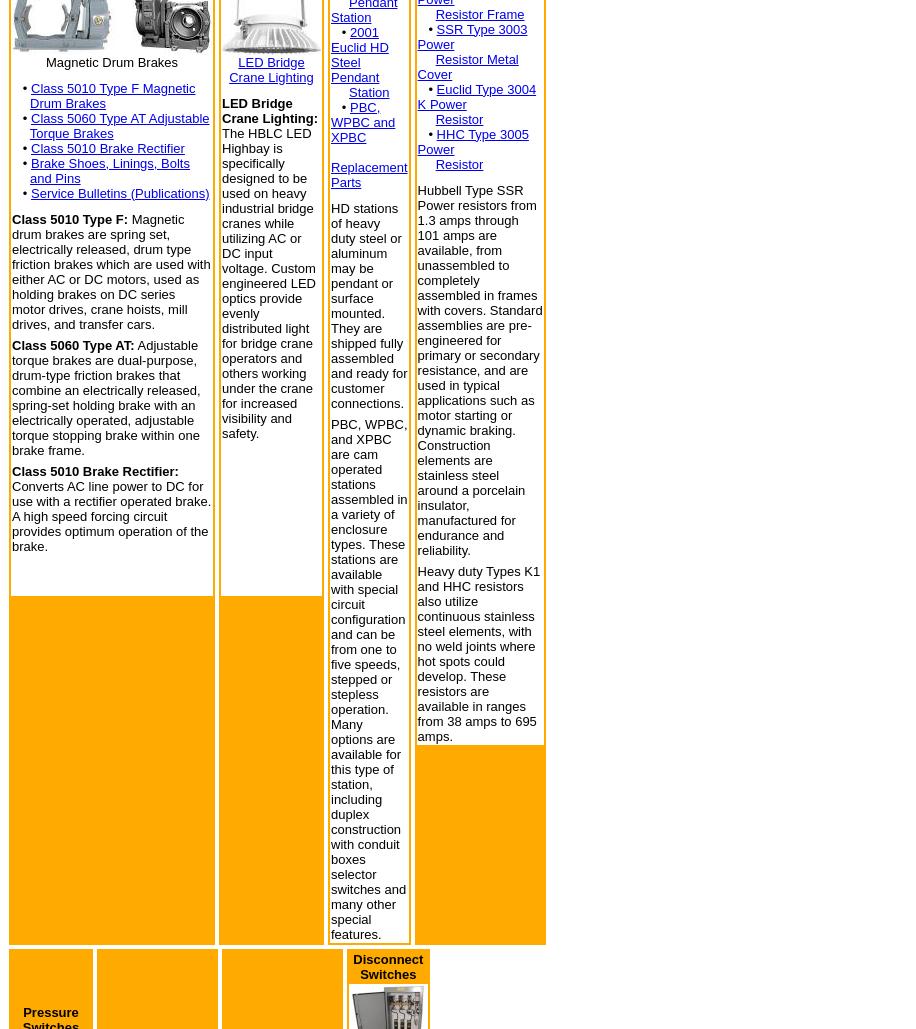 The image size is (916, 1029). What do you see at coordinates (434, 13) in the screenshot?
I see `'Resistor Frame'` at bounding box center [434, 13].